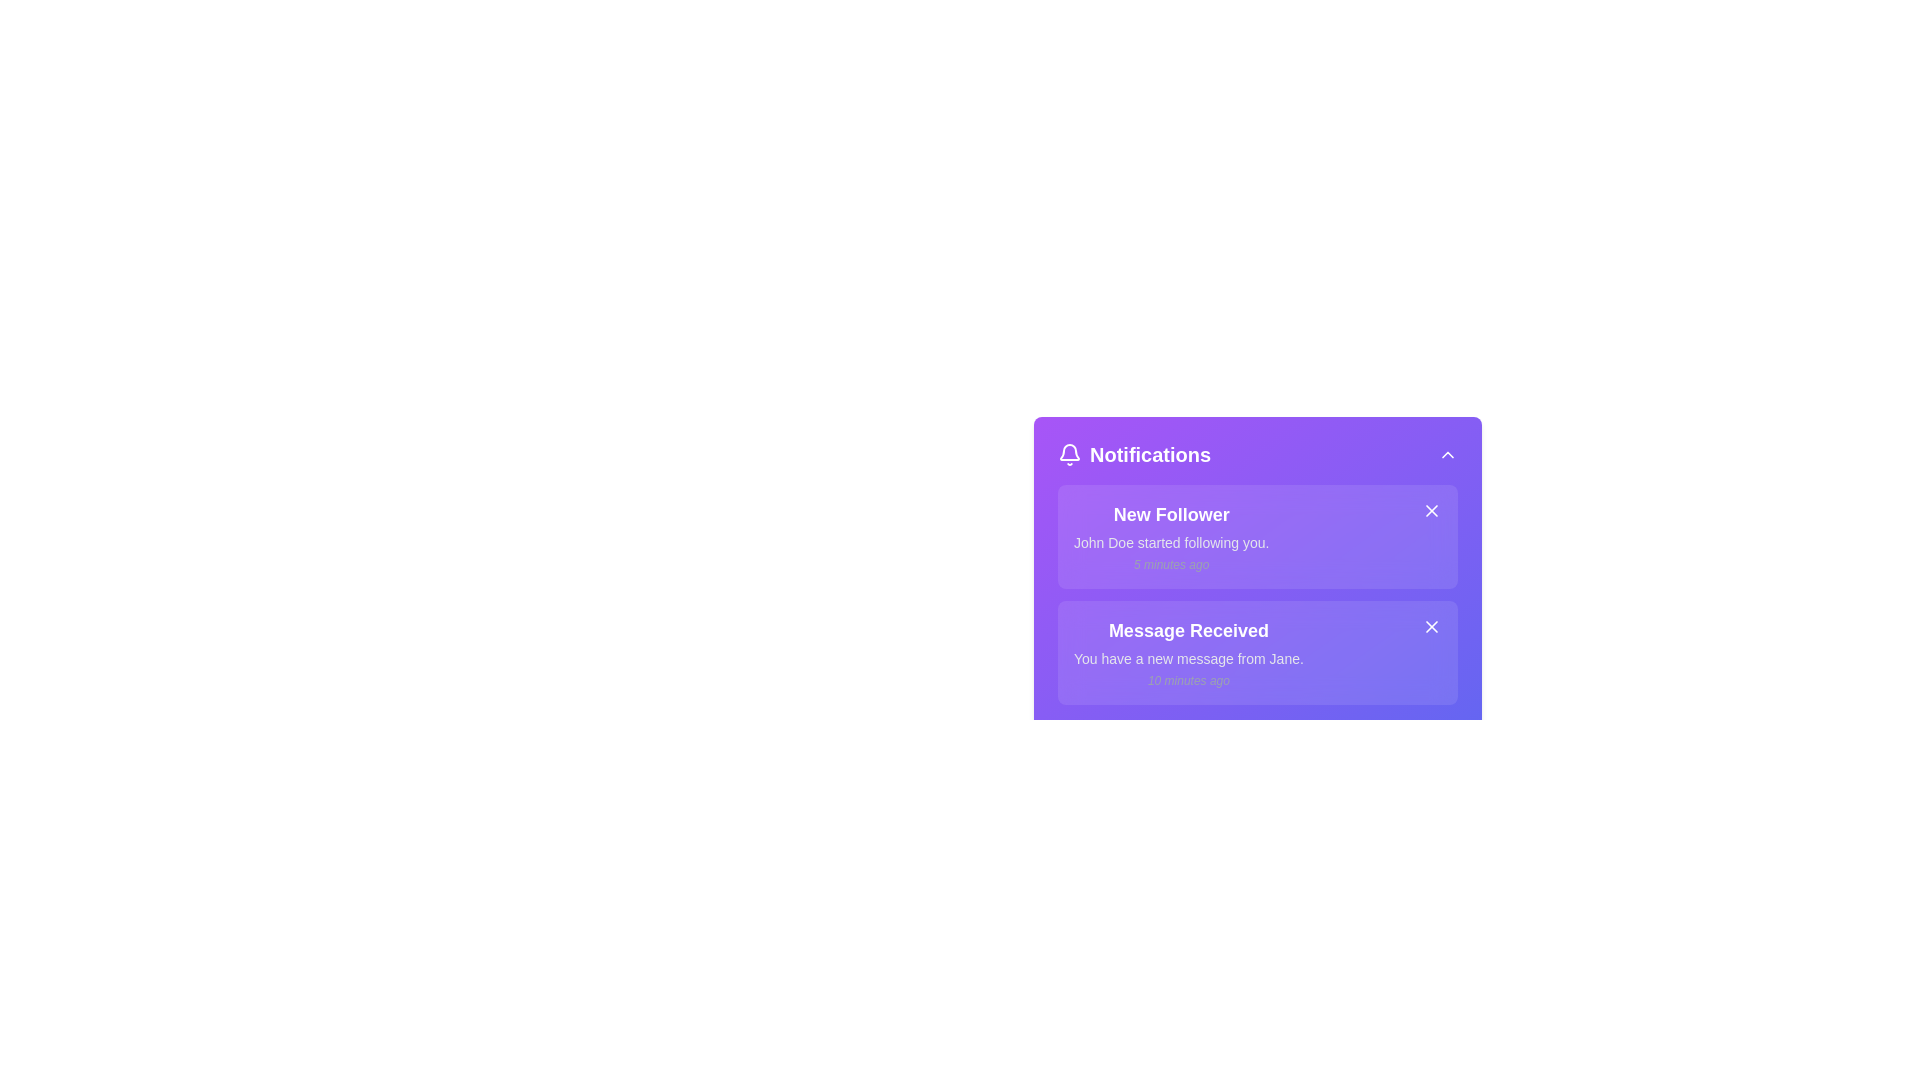 This screenshot has height=1080, width=1920. What do you see at coordinates (1448, 455) in the screenshot?
I see `the small upward-facing chevron icon styled in white on a purple background, located at the top-right corner of the 'Notifications' section` at bounding box center [1448, 455].